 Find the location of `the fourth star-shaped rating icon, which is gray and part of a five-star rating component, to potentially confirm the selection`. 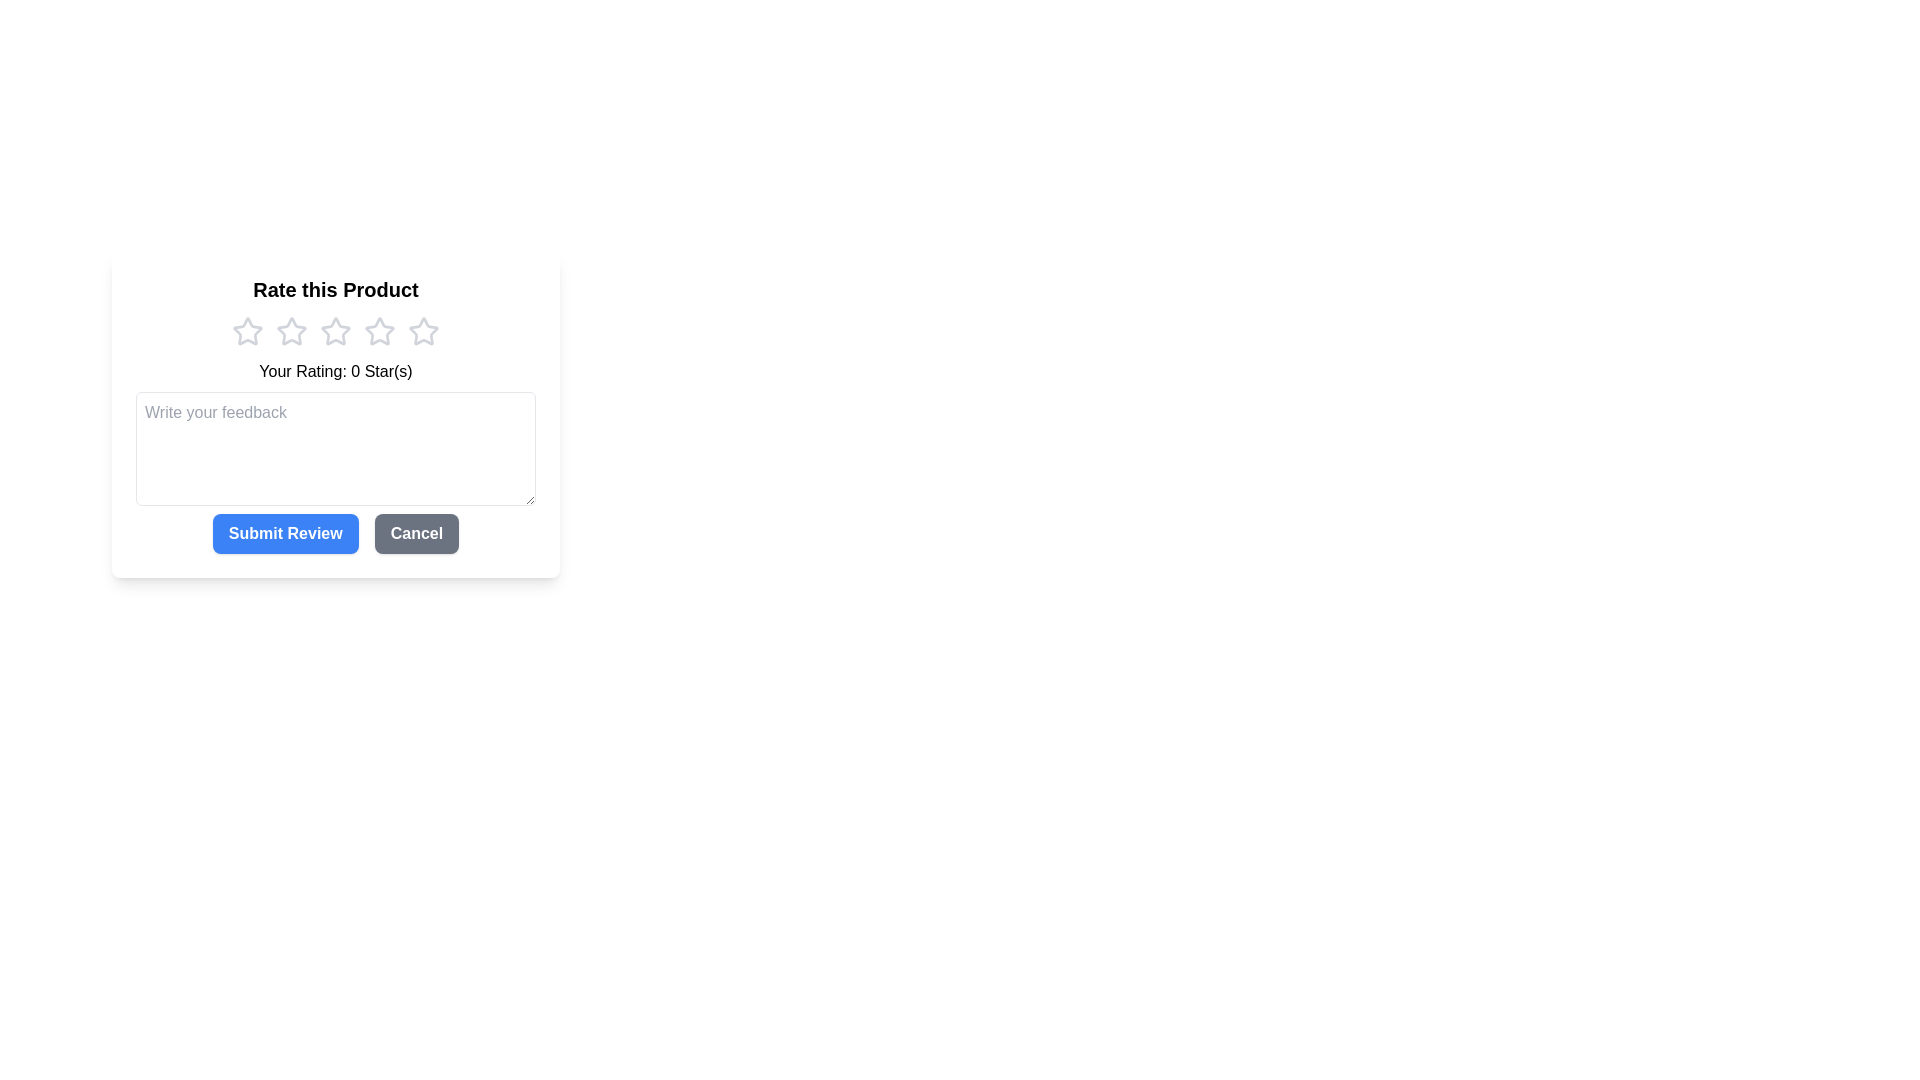

the fourth star-shaped rating icon, which is gray and part of a five-star rating component, to potentially confirm the selection is located at coordinates (379, 330).